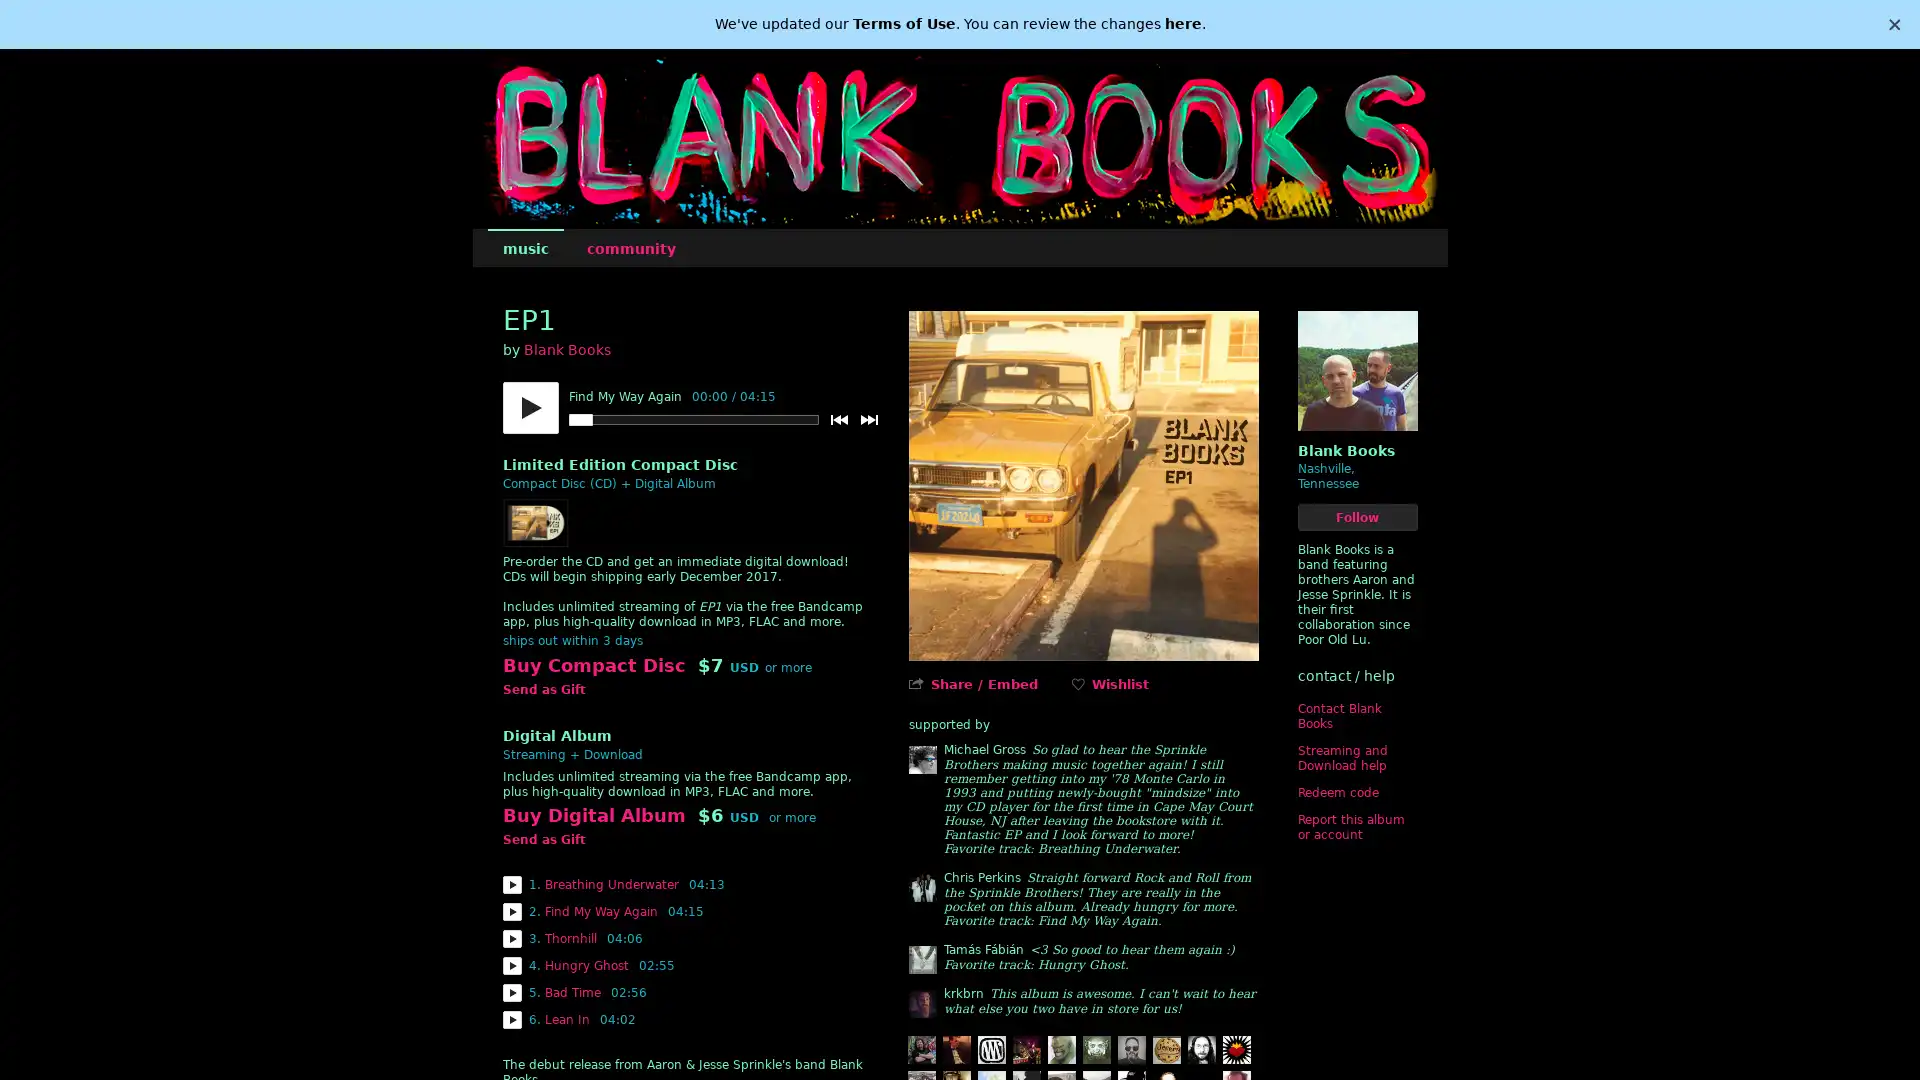 This screenshot has width=1920, height=1080. Describe the element at coordinates (511, 1019) in the screenshot. I see `Play Lean In` at that location.